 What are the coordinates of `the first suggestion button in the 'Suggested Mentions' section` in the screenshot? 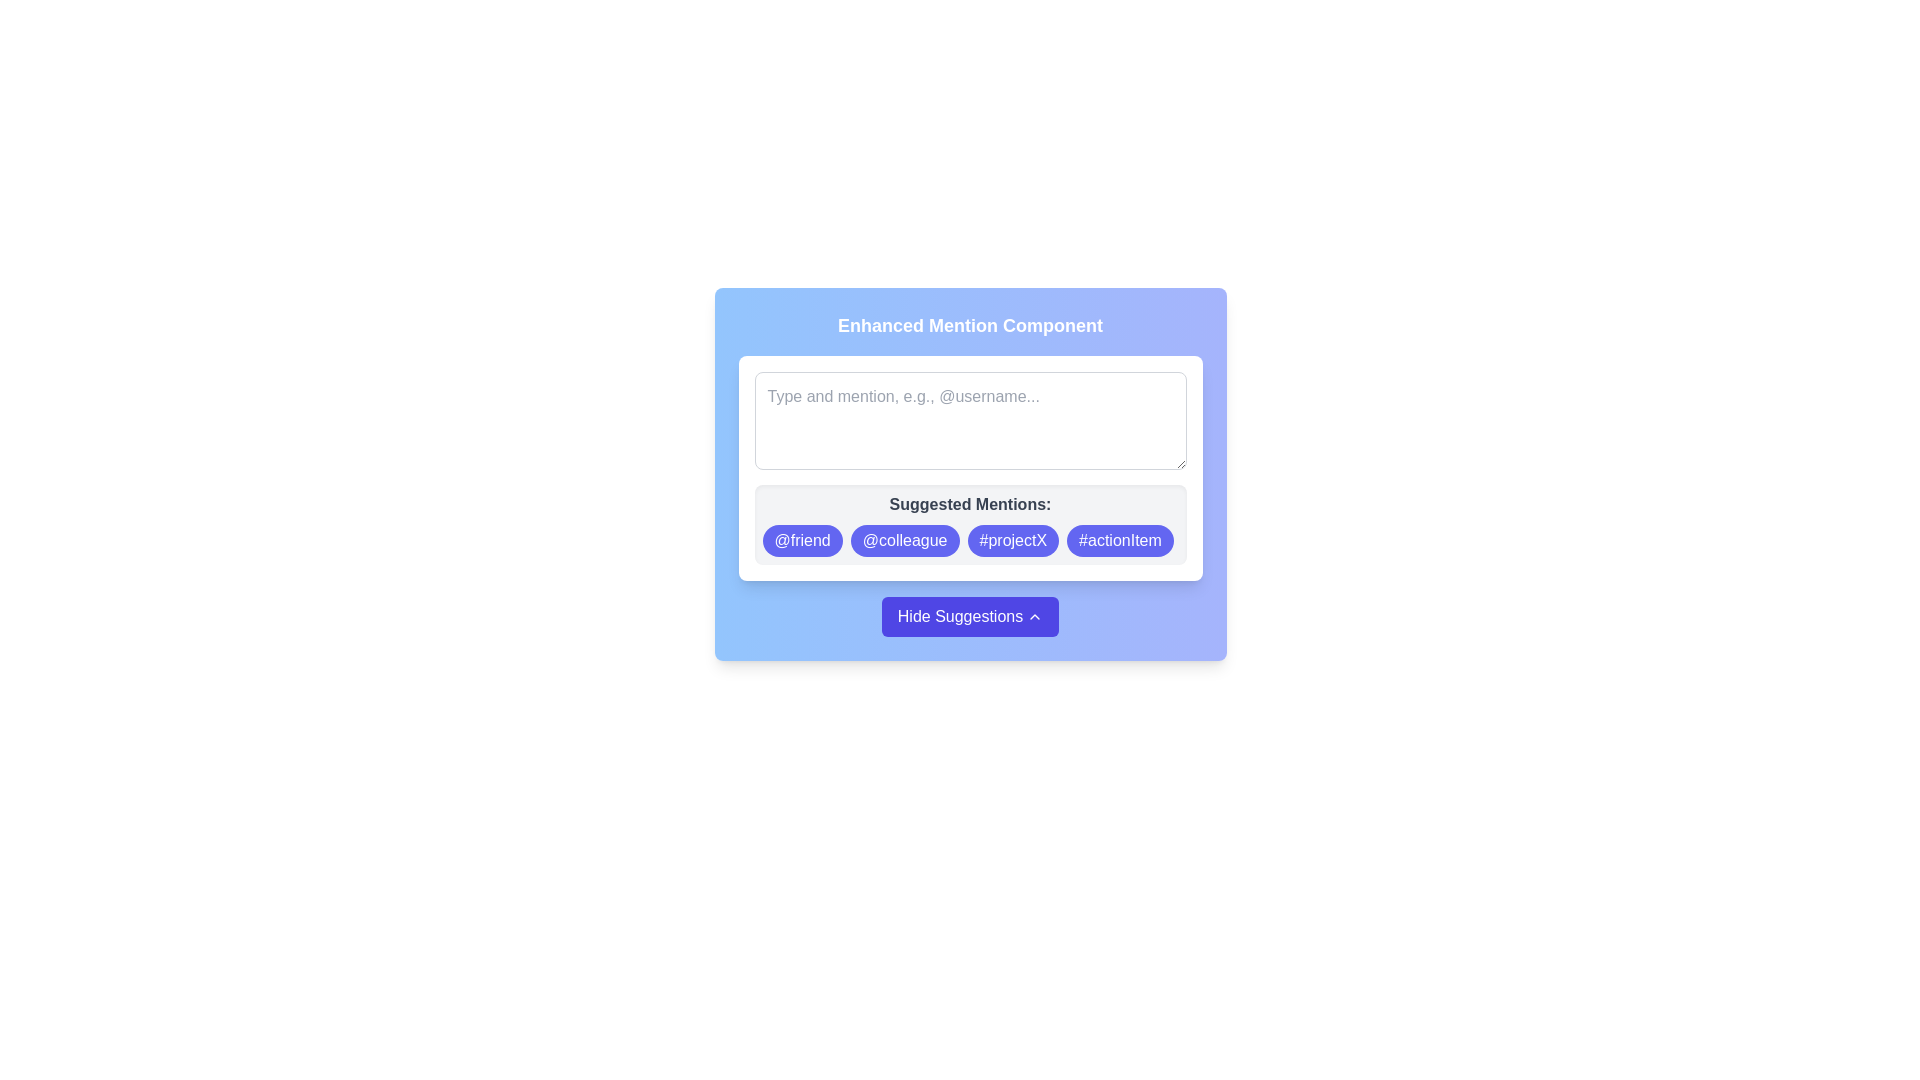 It's located at (802, 540).